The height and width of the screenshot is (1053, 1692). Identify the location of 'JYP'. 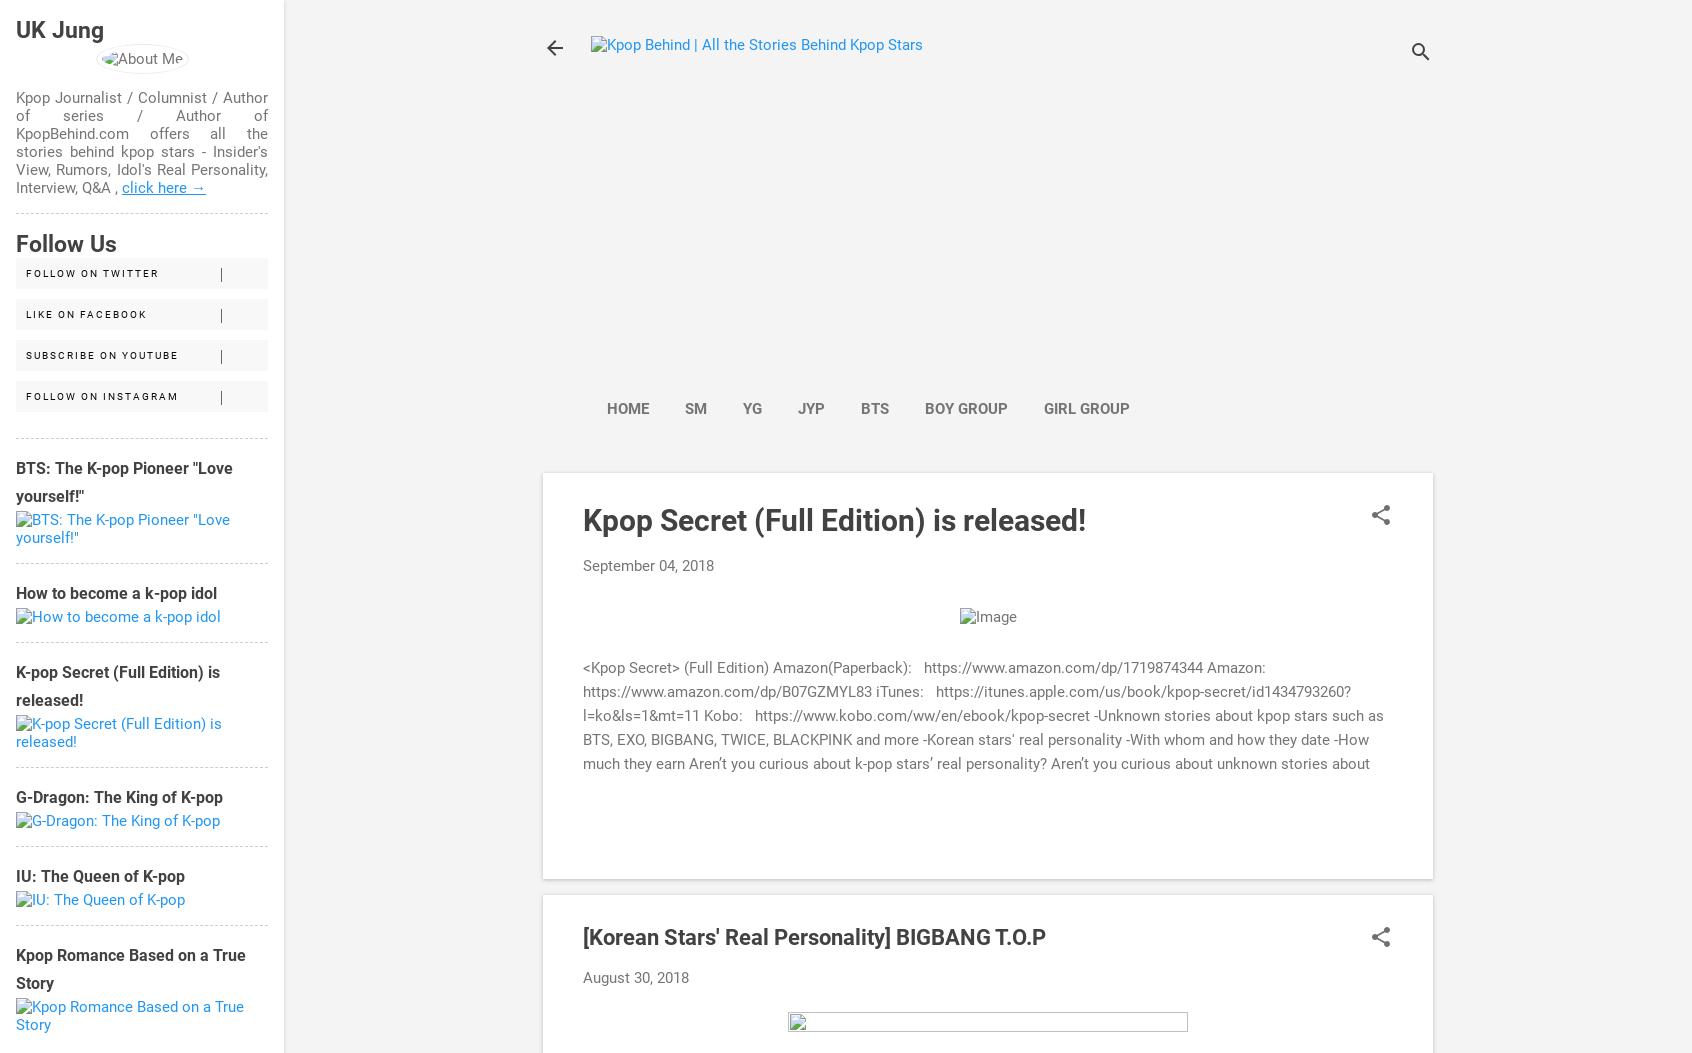
(811, 408).